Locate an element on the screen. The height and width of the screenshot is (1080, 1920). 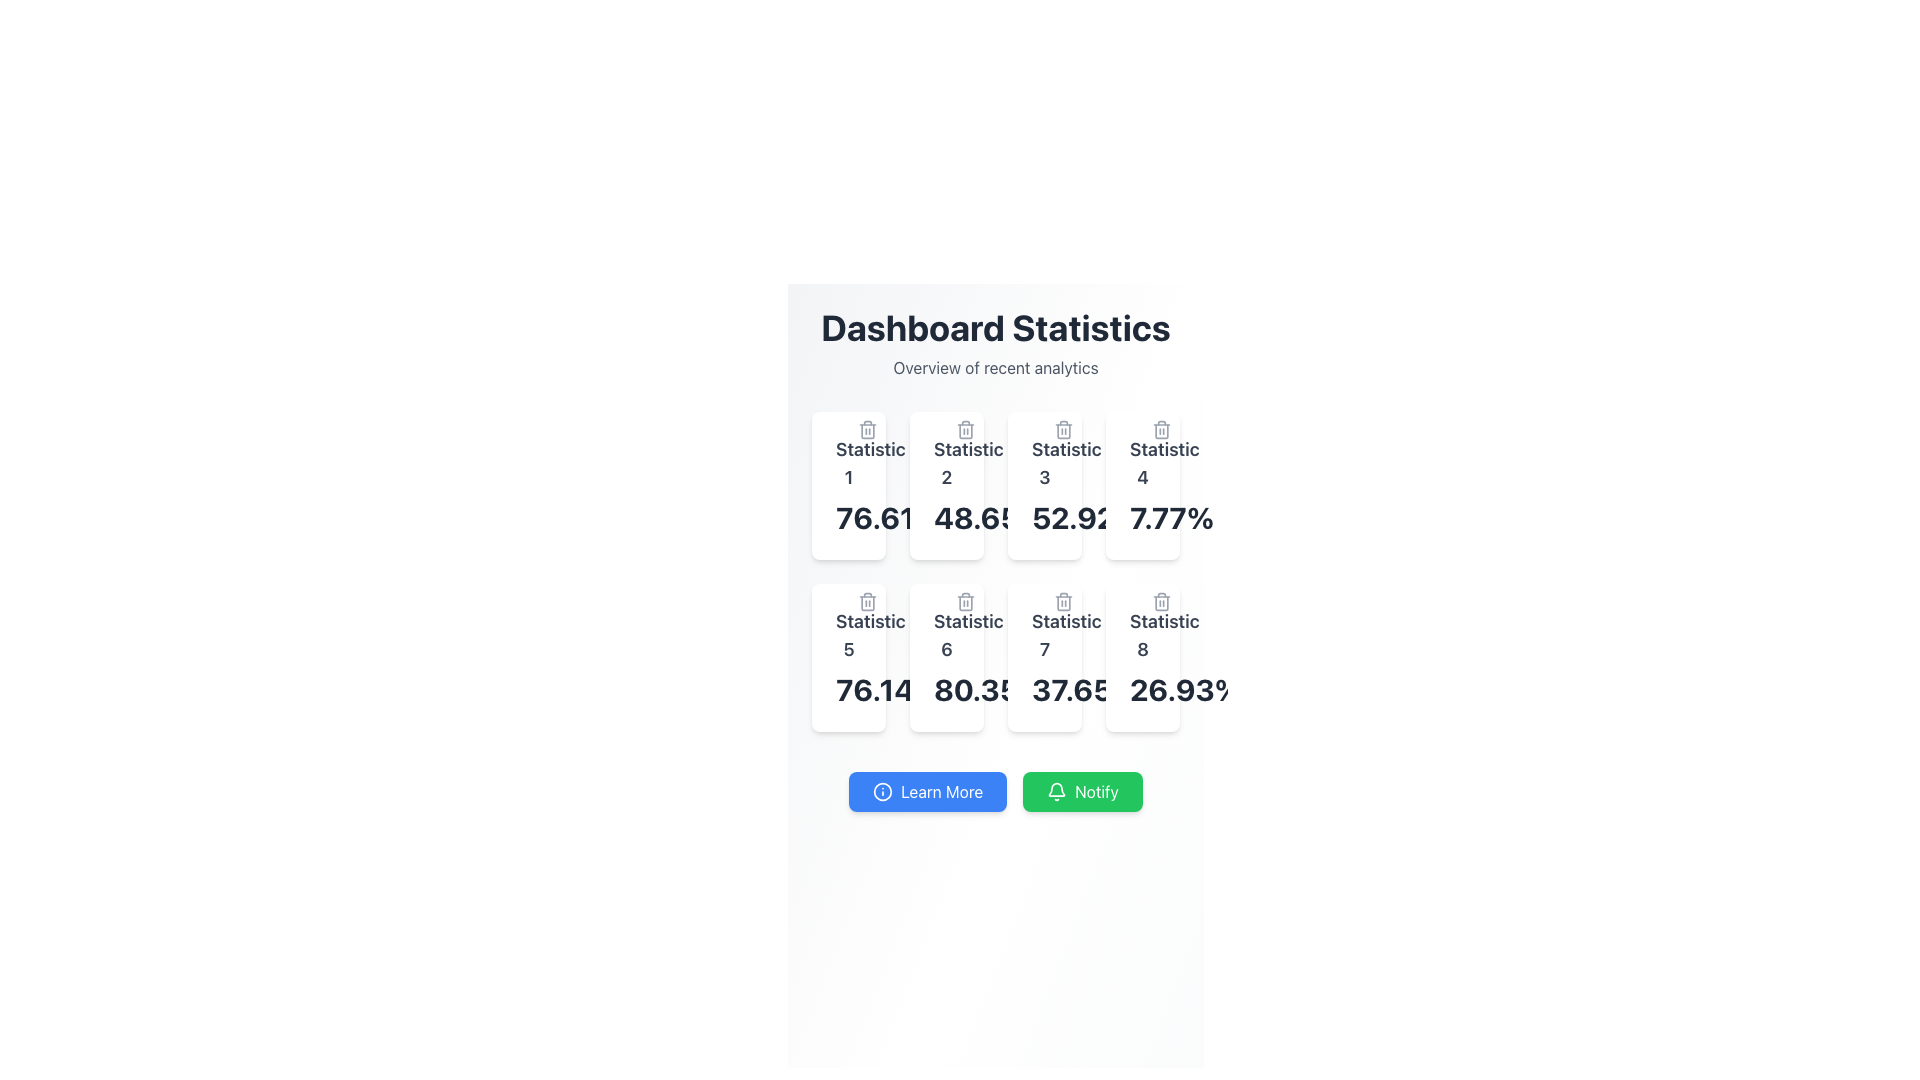
the informational card displaying a statistic, located in the second row, second column of the grid layout is located at coordinates (945, 658).